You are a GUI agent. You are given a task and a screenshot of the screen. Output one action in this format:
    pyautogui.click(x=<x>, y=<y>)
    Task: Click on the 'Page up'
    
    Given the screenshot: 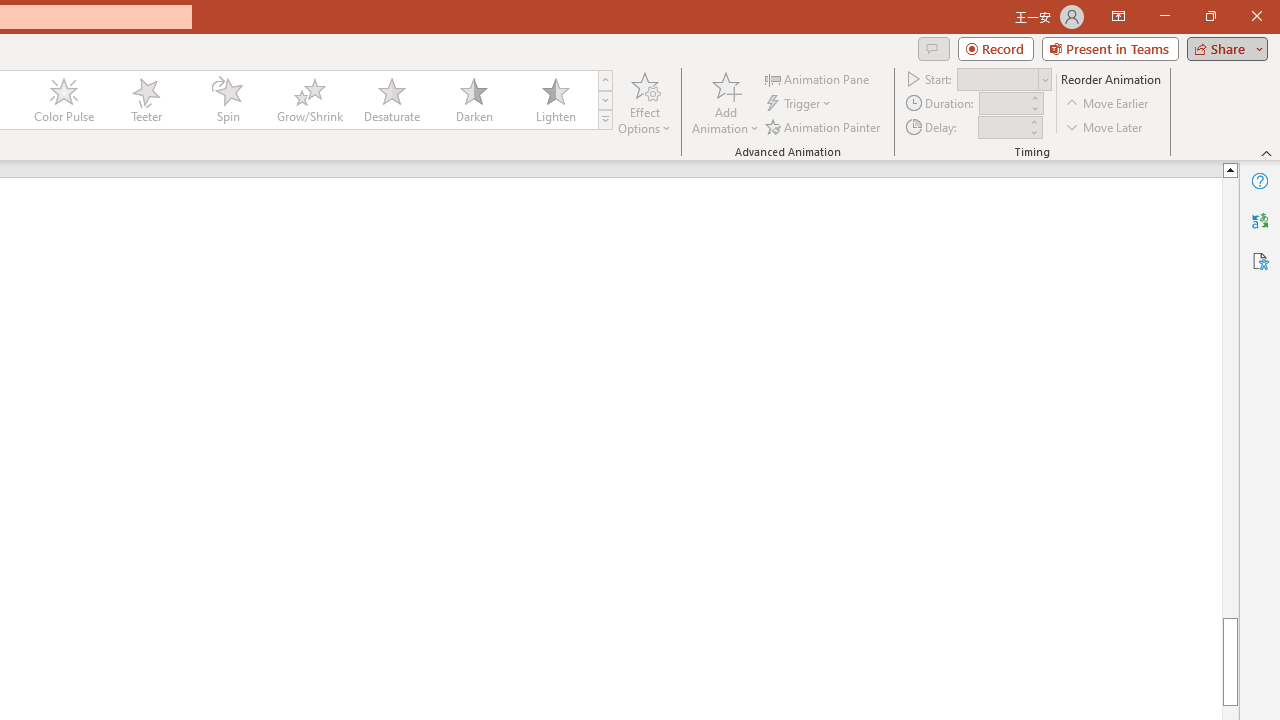 What is the action you would take?
    pyautogui.click(x=1229, y=397)
    